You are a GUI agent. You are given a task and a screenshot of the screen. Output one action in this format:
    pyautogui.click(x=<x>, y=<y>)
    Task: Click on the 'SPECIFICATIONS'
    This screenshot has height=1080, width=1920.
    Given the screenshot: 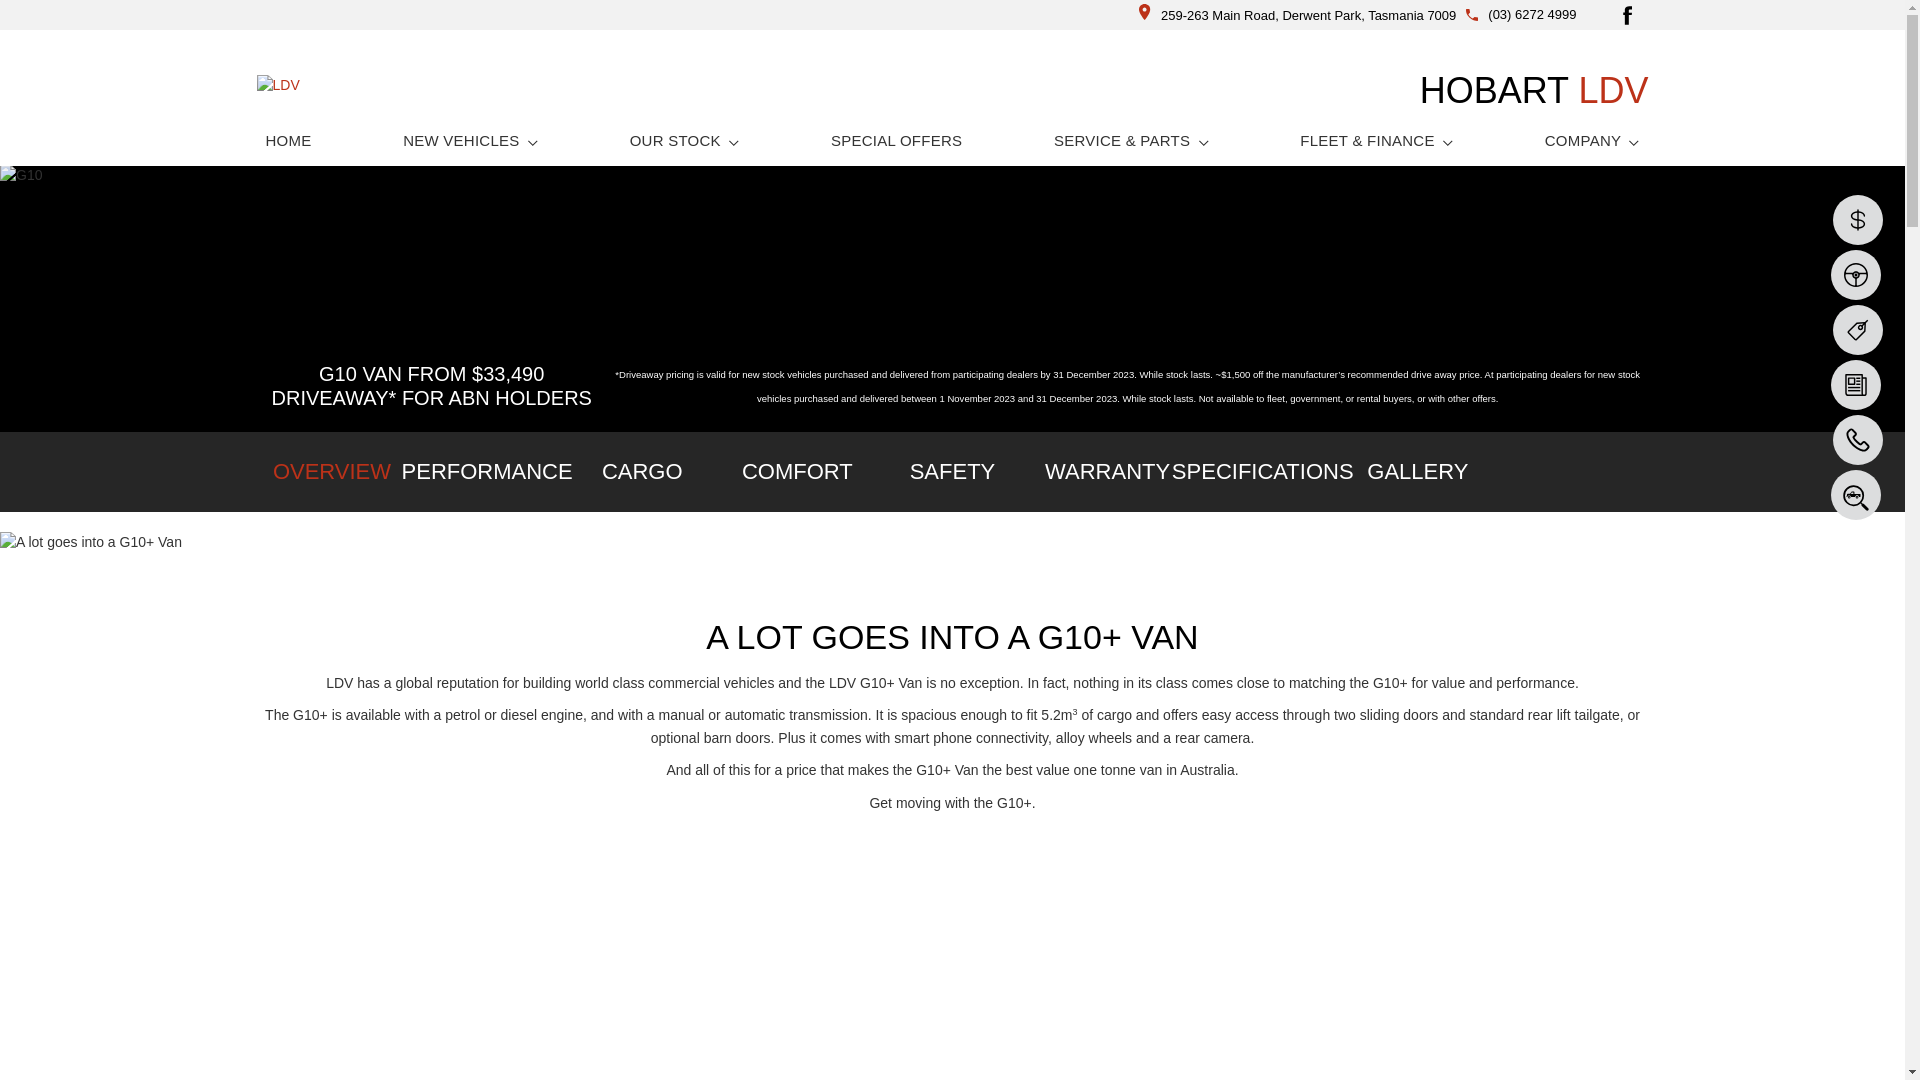 What is the action you would take?
    pyautogui.click(x=1186, y=471)
    